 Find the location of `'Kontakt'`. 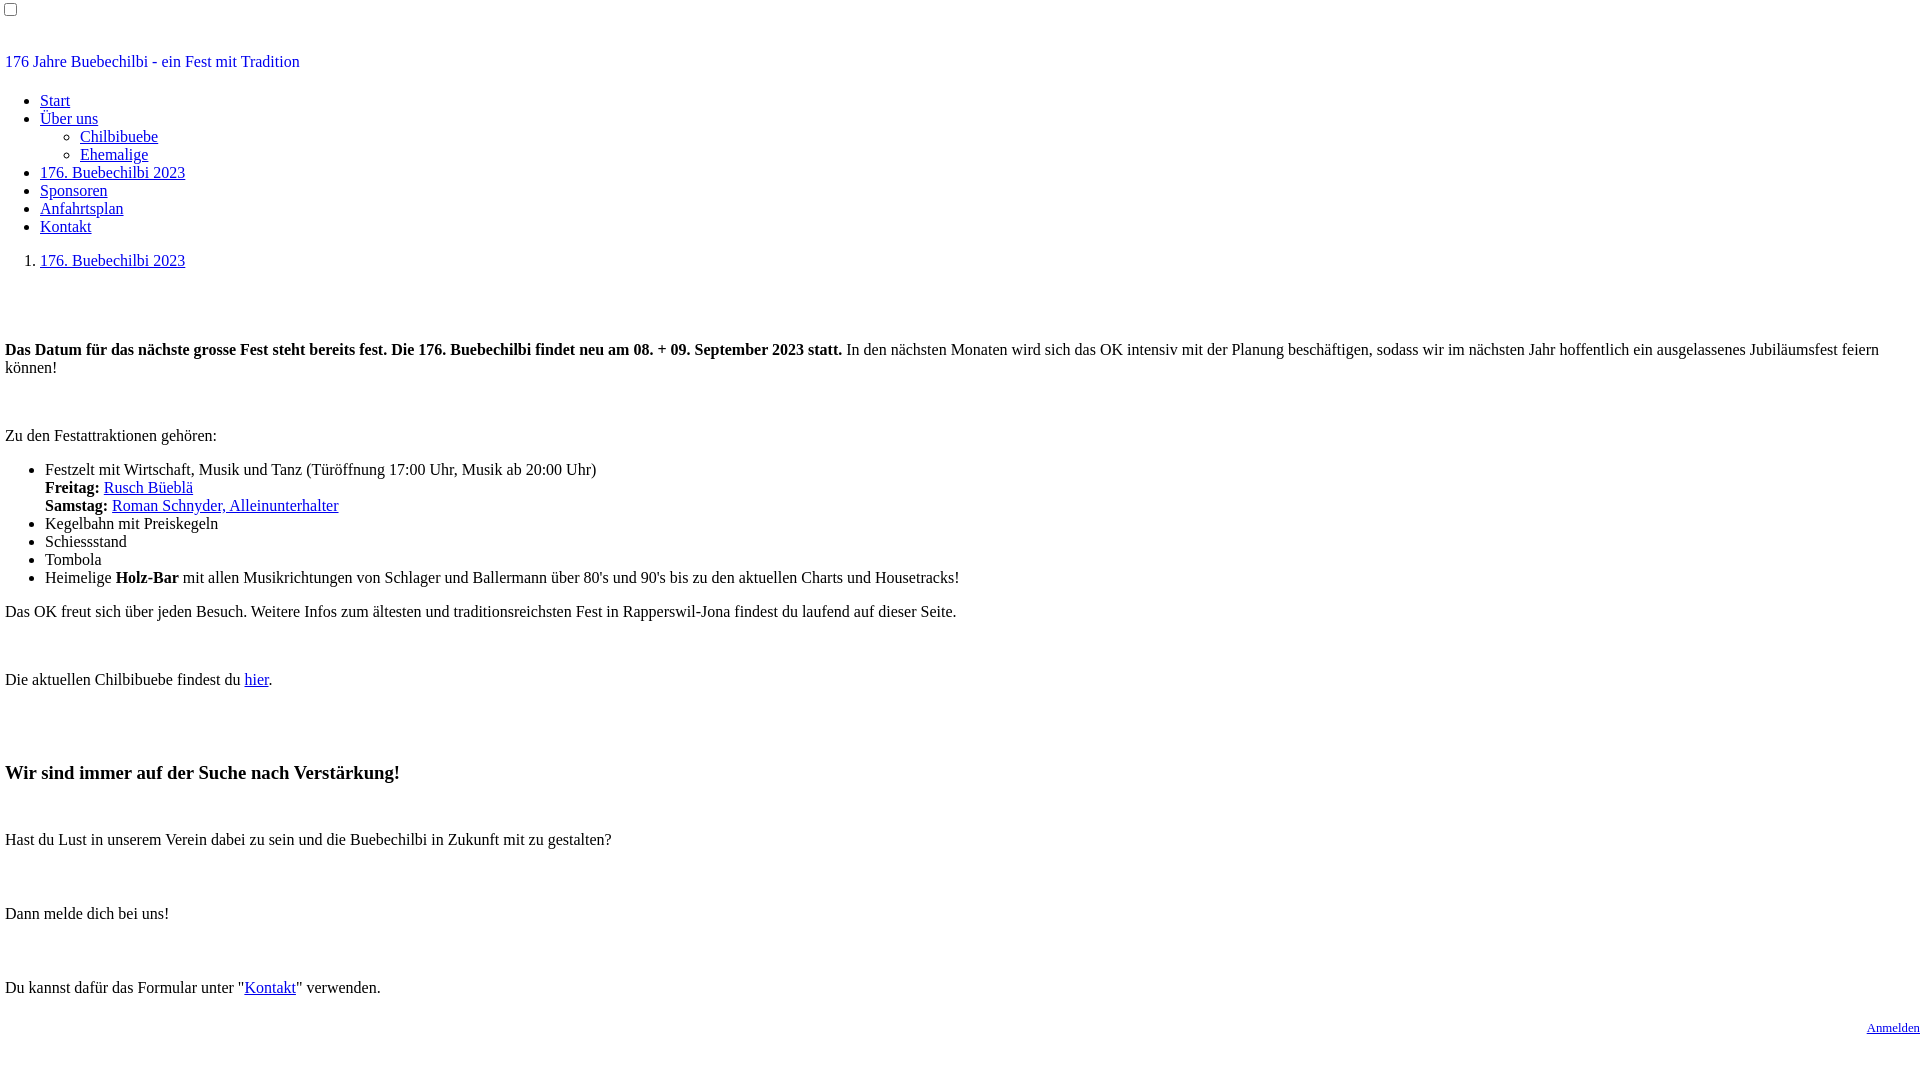

'Kontakt' is located at coordinates (66, 225).